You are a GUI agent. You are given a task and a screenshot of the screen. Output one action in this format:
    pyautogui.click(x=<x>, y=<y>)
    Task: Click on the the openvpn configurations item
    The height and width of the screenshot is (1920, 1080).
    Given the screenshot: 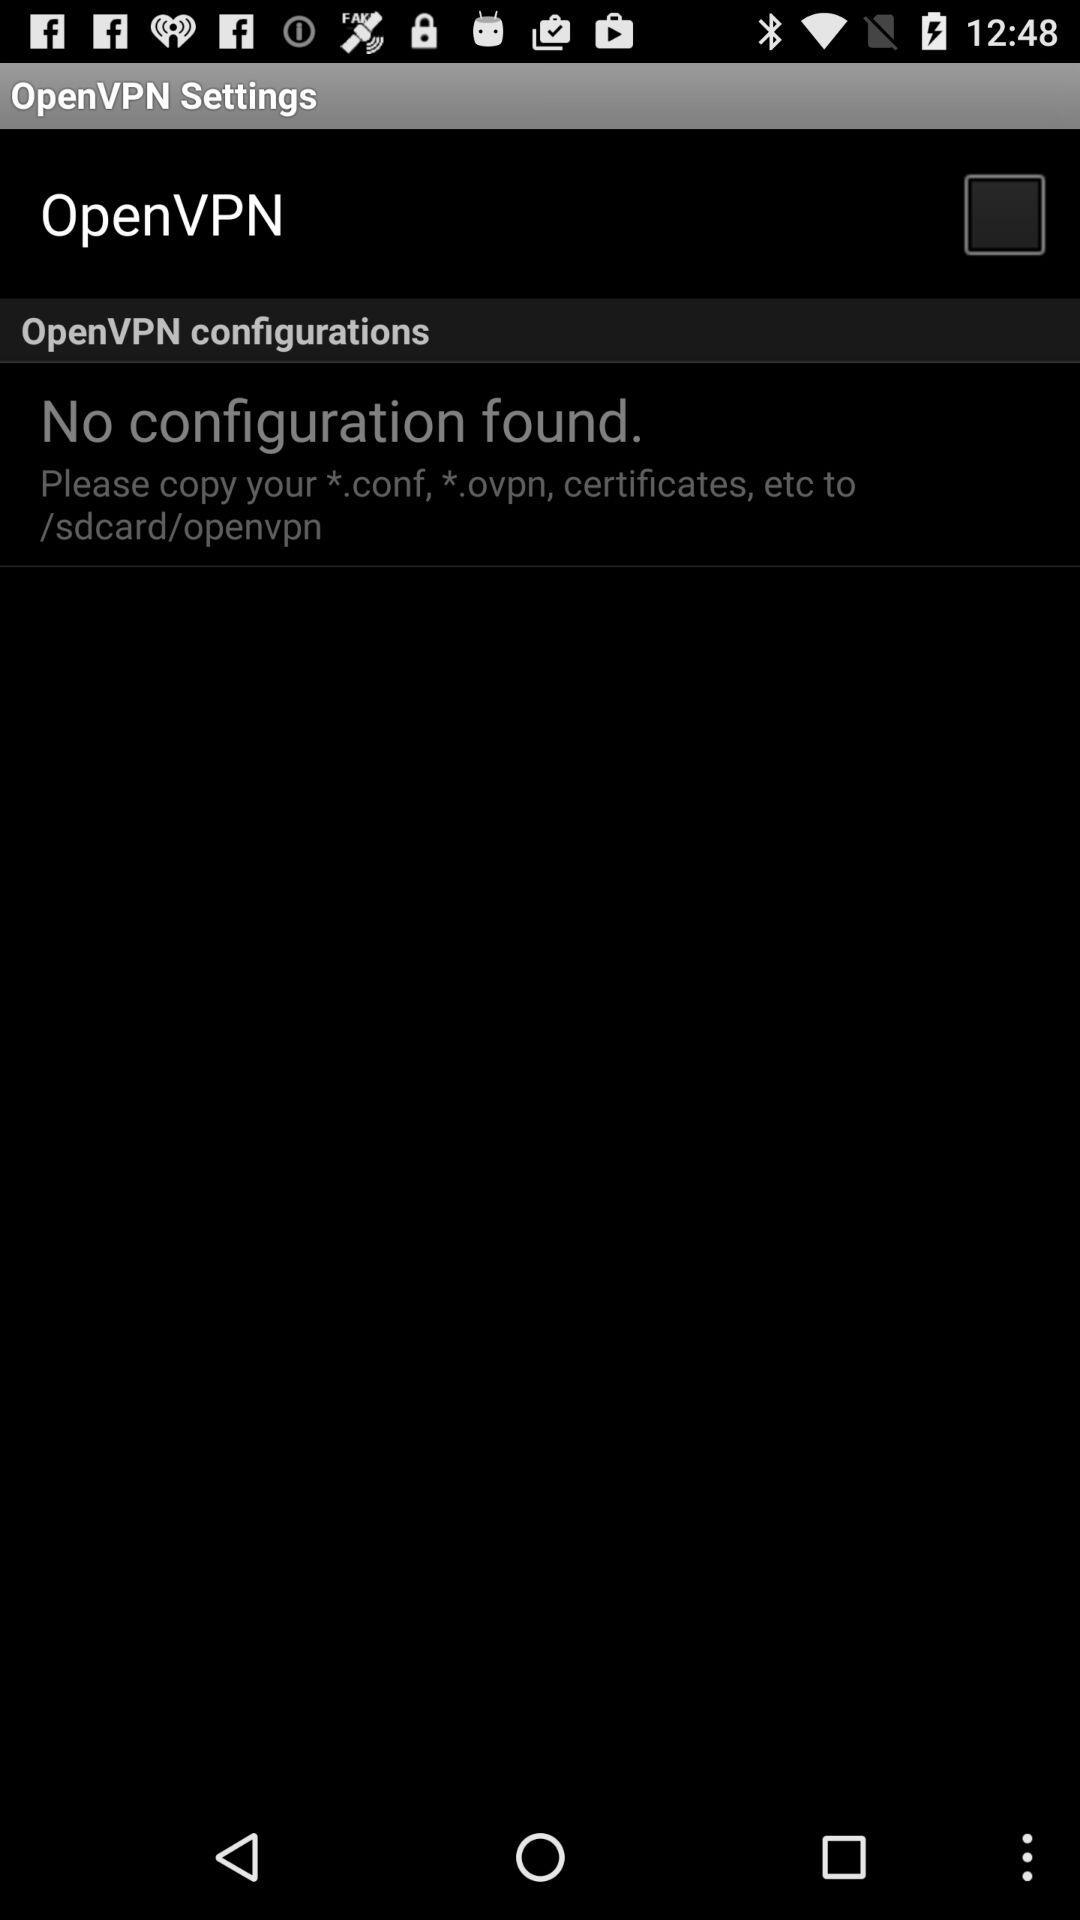 What is the action you would take?
    pyautogui.click(x=540, y=330)
    